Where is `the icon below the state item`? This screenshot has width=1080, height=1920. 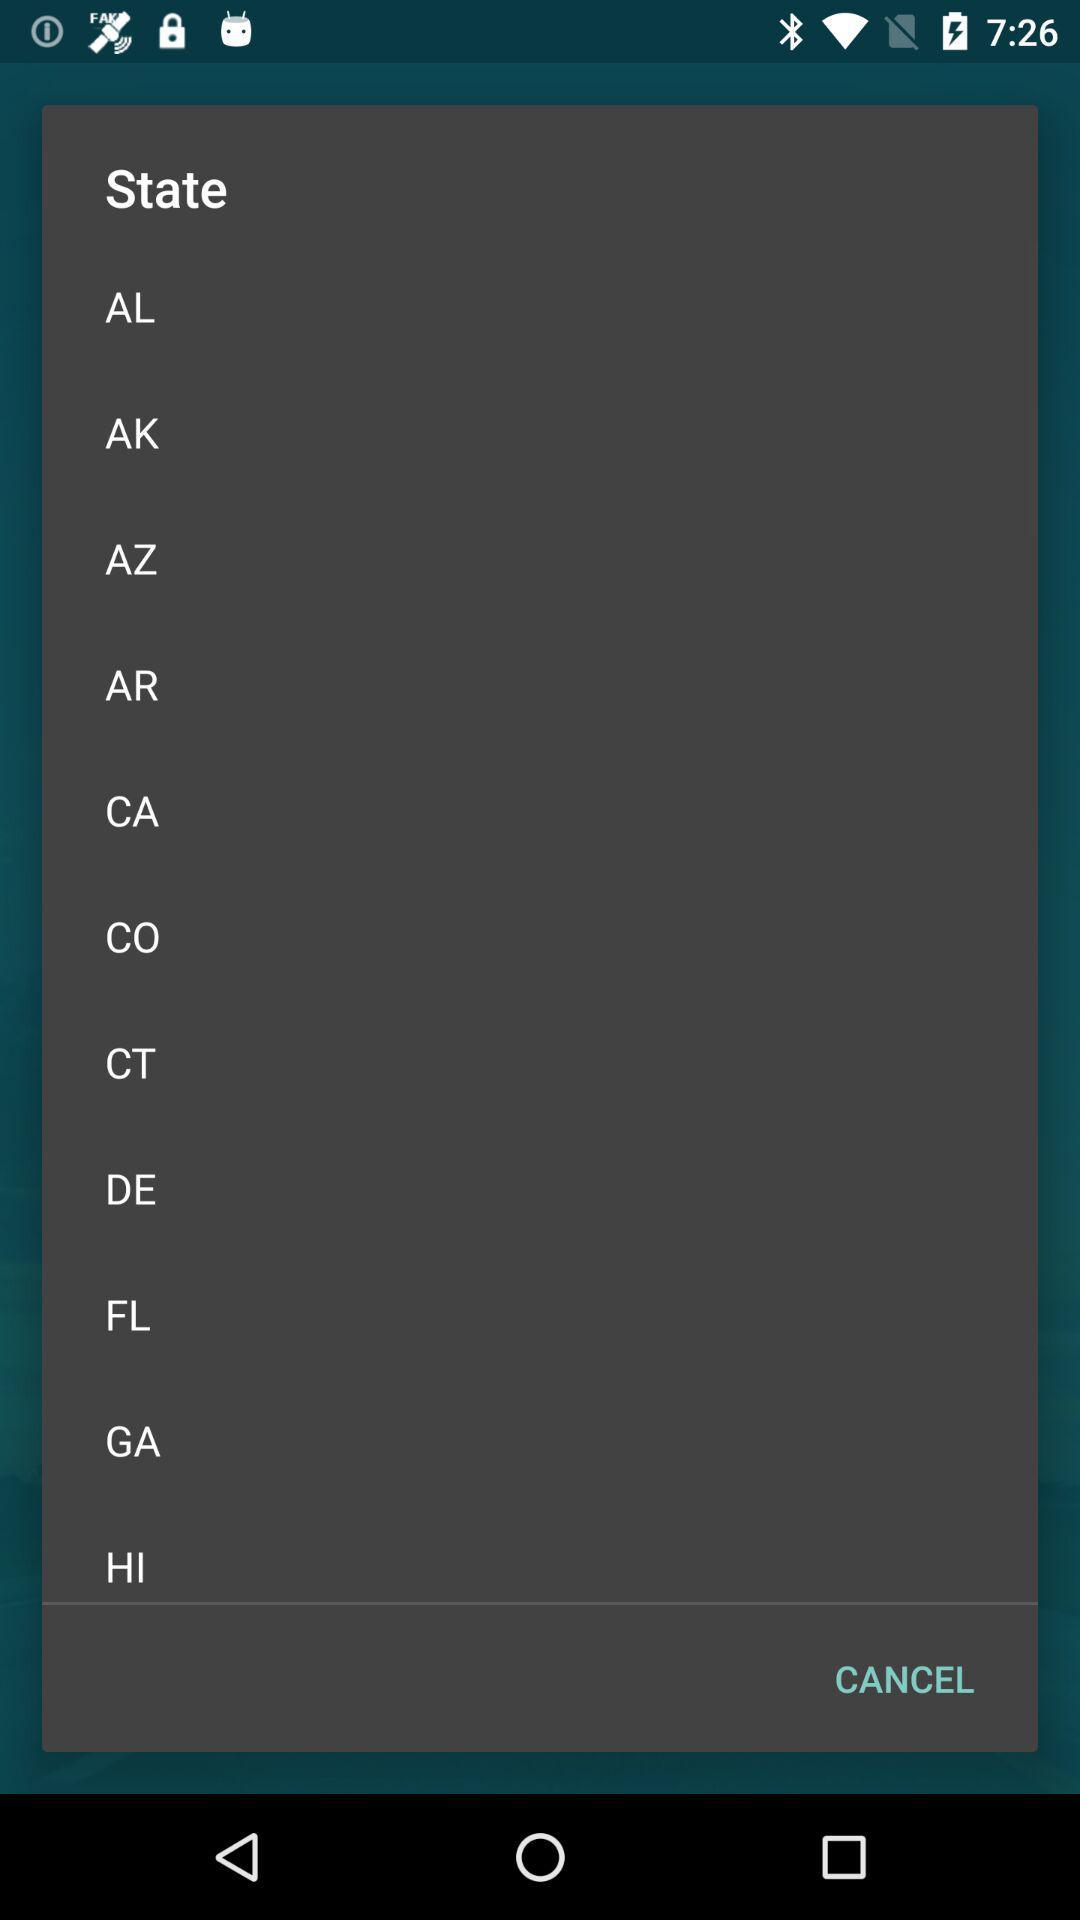
the icon below the state item is located at coordinates (540, 305).